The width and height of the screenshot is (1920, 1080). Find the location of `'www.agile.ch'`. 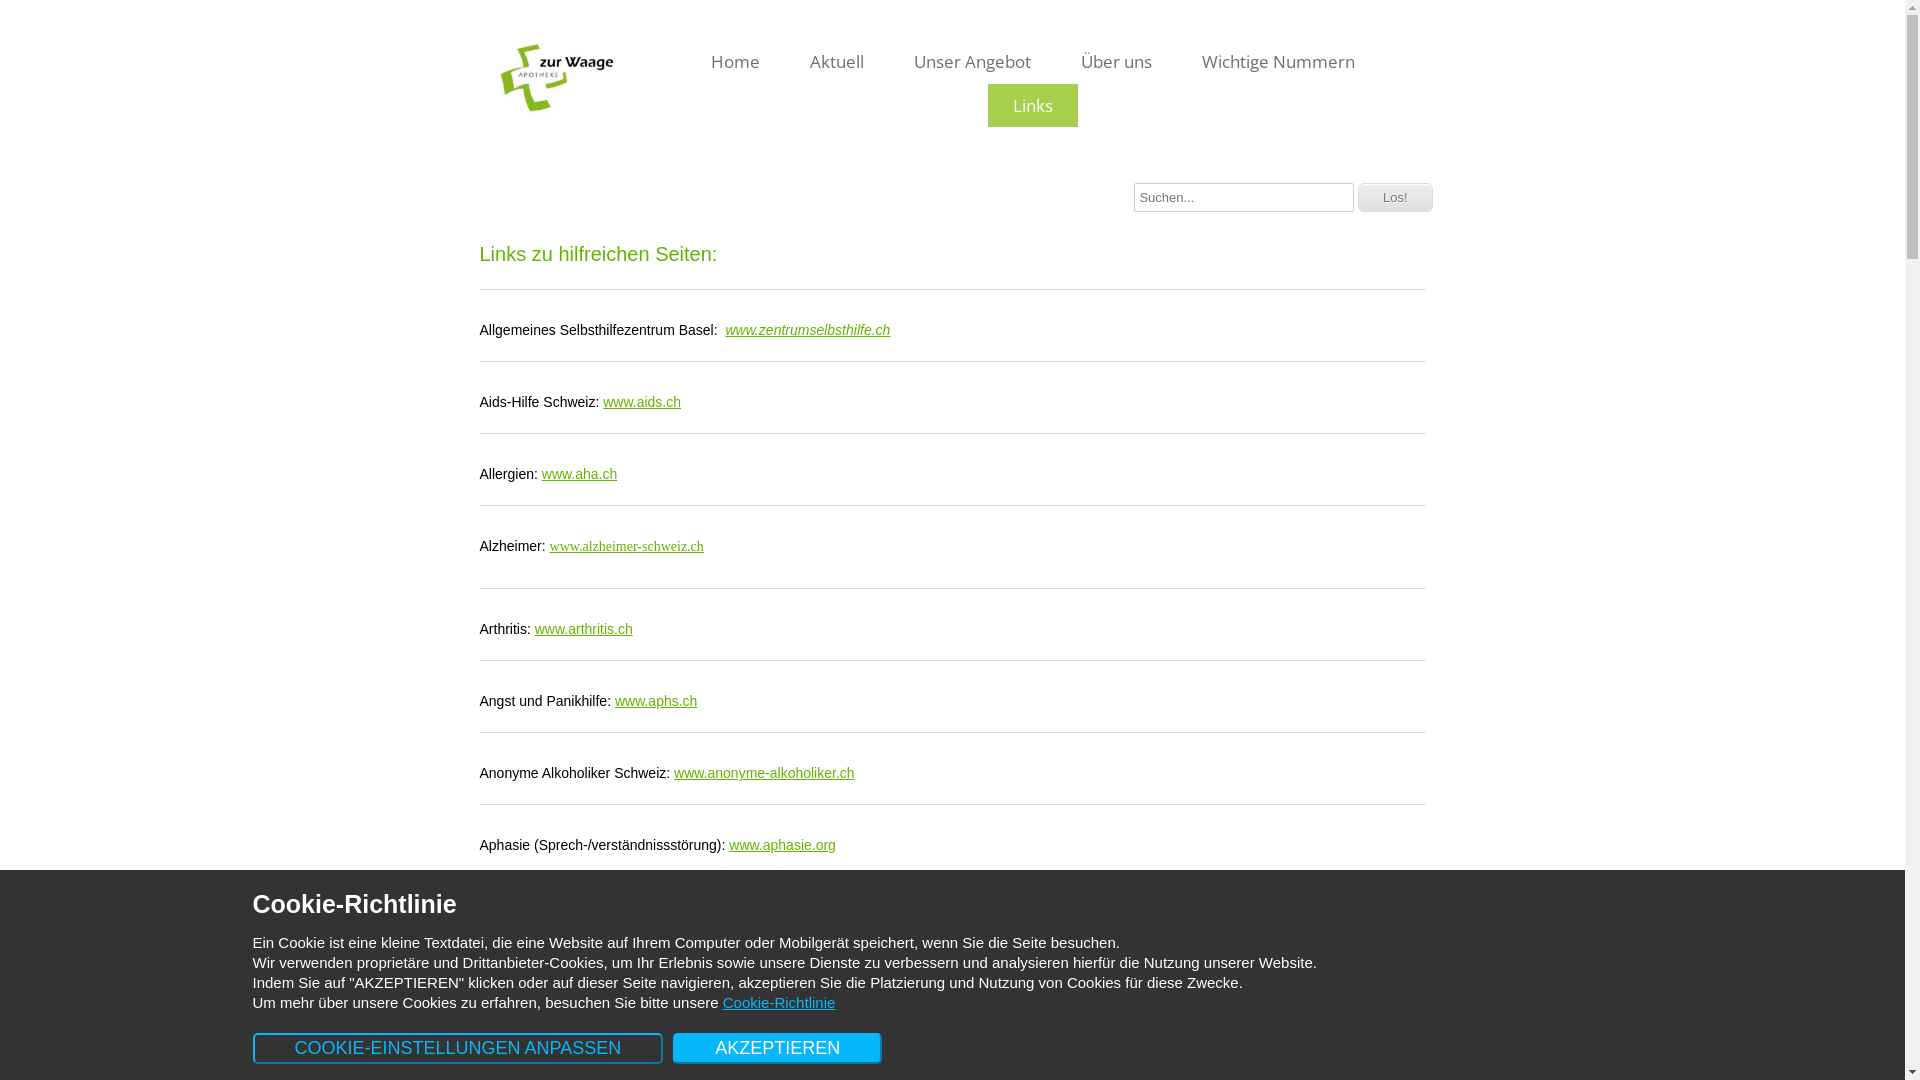

'www.agile.ch' is located at coordinates (728, 1059).